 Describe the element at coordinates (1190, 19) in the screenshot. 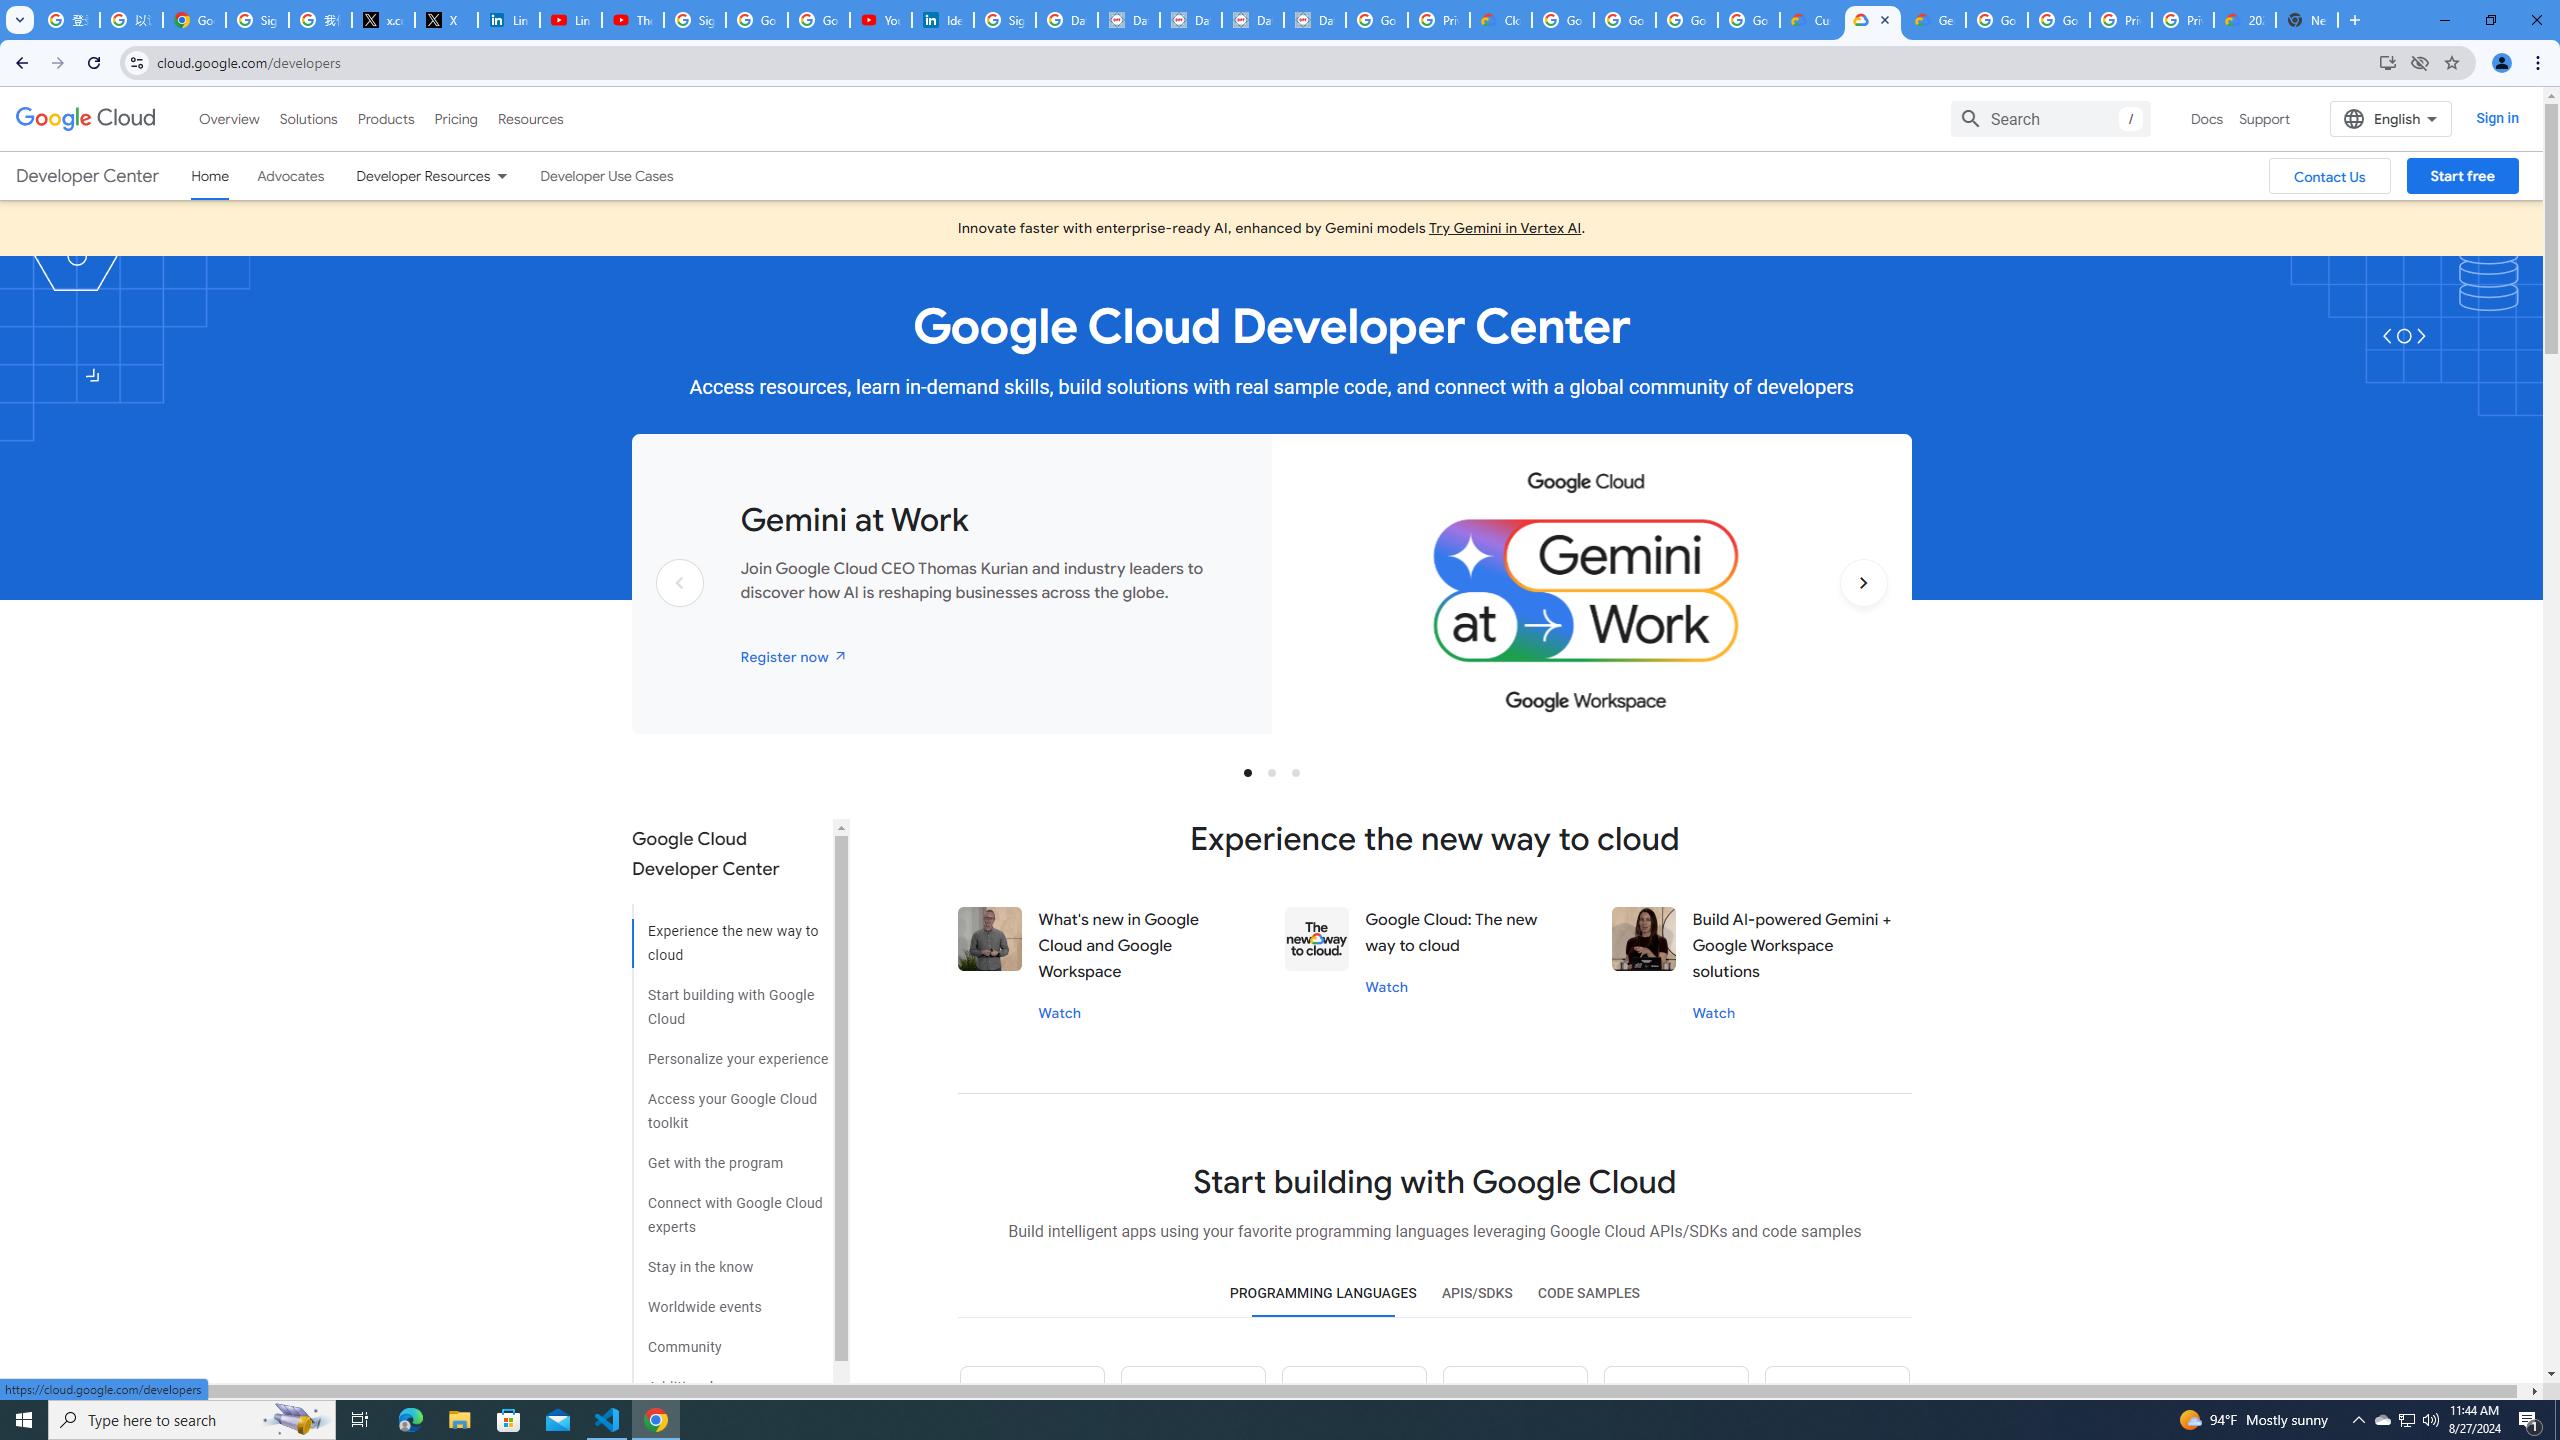

I see `'Data Privacy Framework'` at that location.